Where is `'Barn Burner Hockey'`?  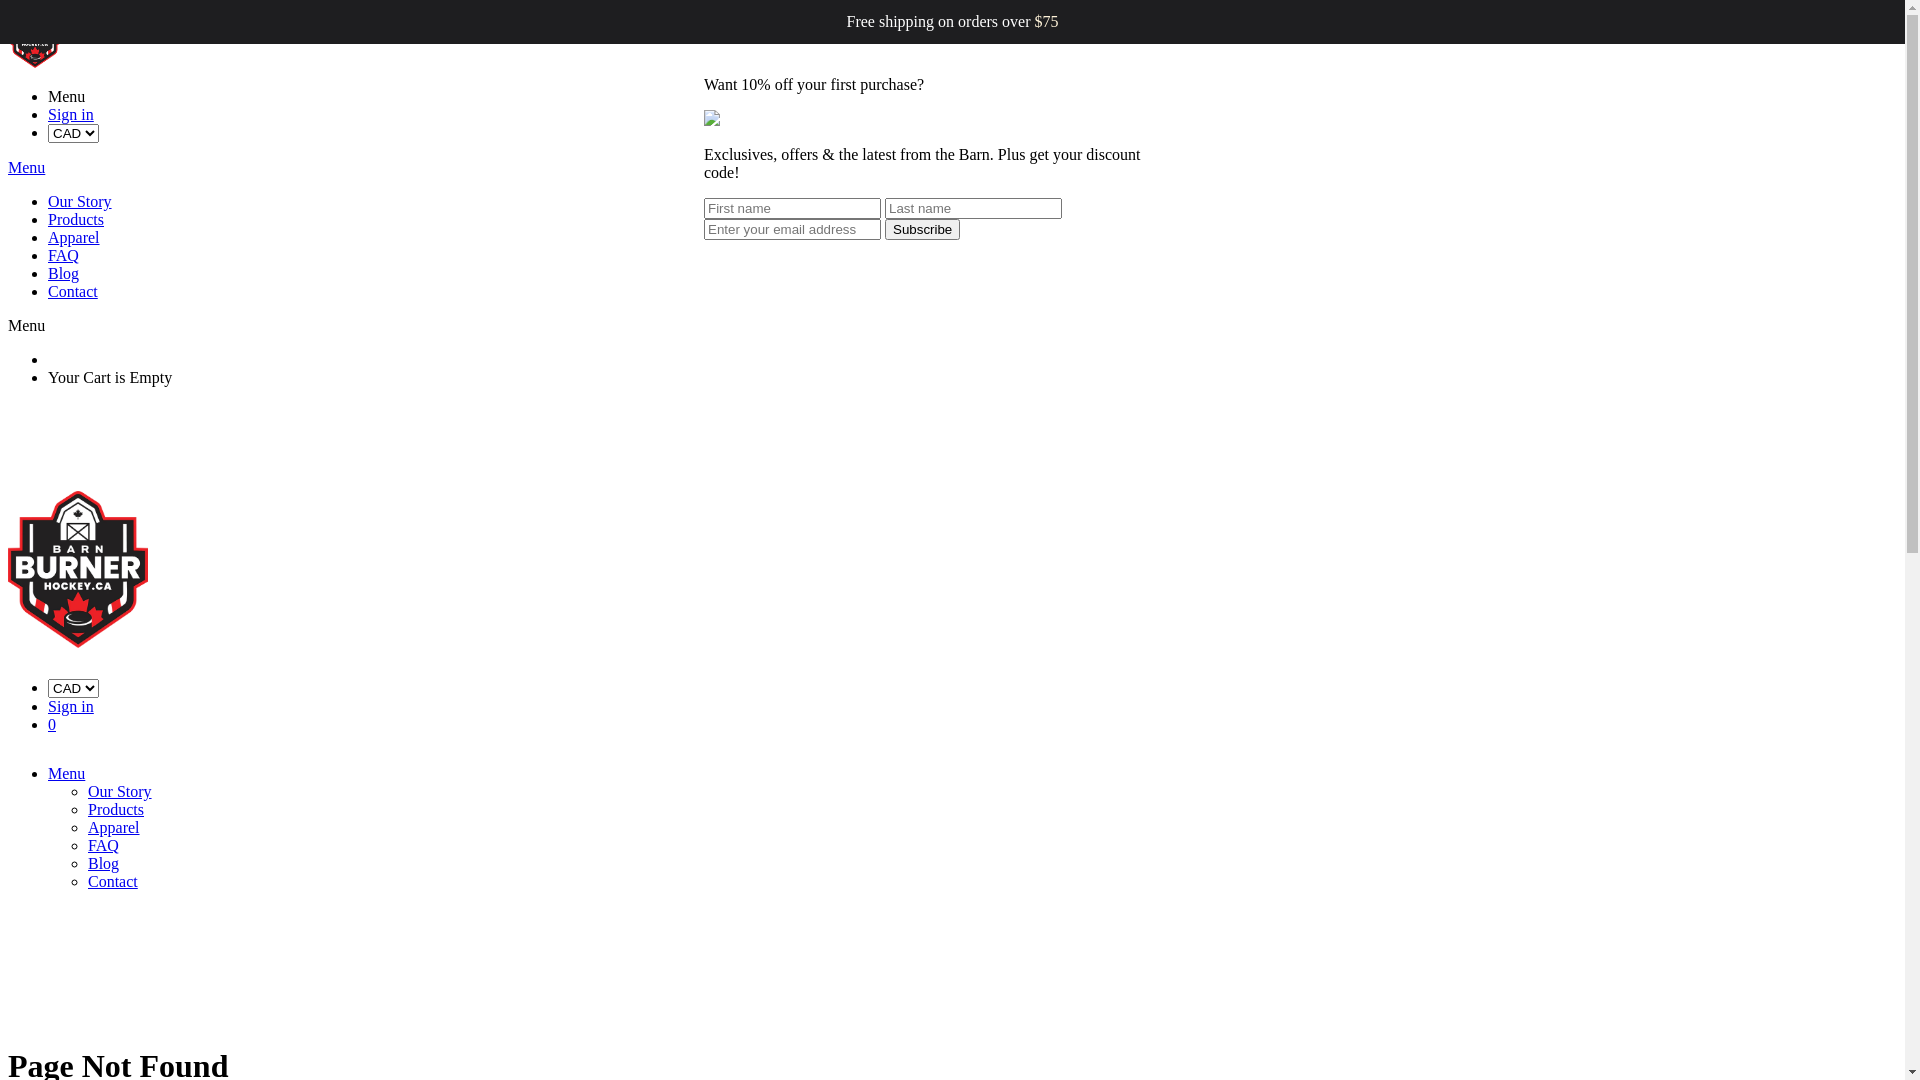 'Barn Burner Hockey' is located at coordinates (8, 569).